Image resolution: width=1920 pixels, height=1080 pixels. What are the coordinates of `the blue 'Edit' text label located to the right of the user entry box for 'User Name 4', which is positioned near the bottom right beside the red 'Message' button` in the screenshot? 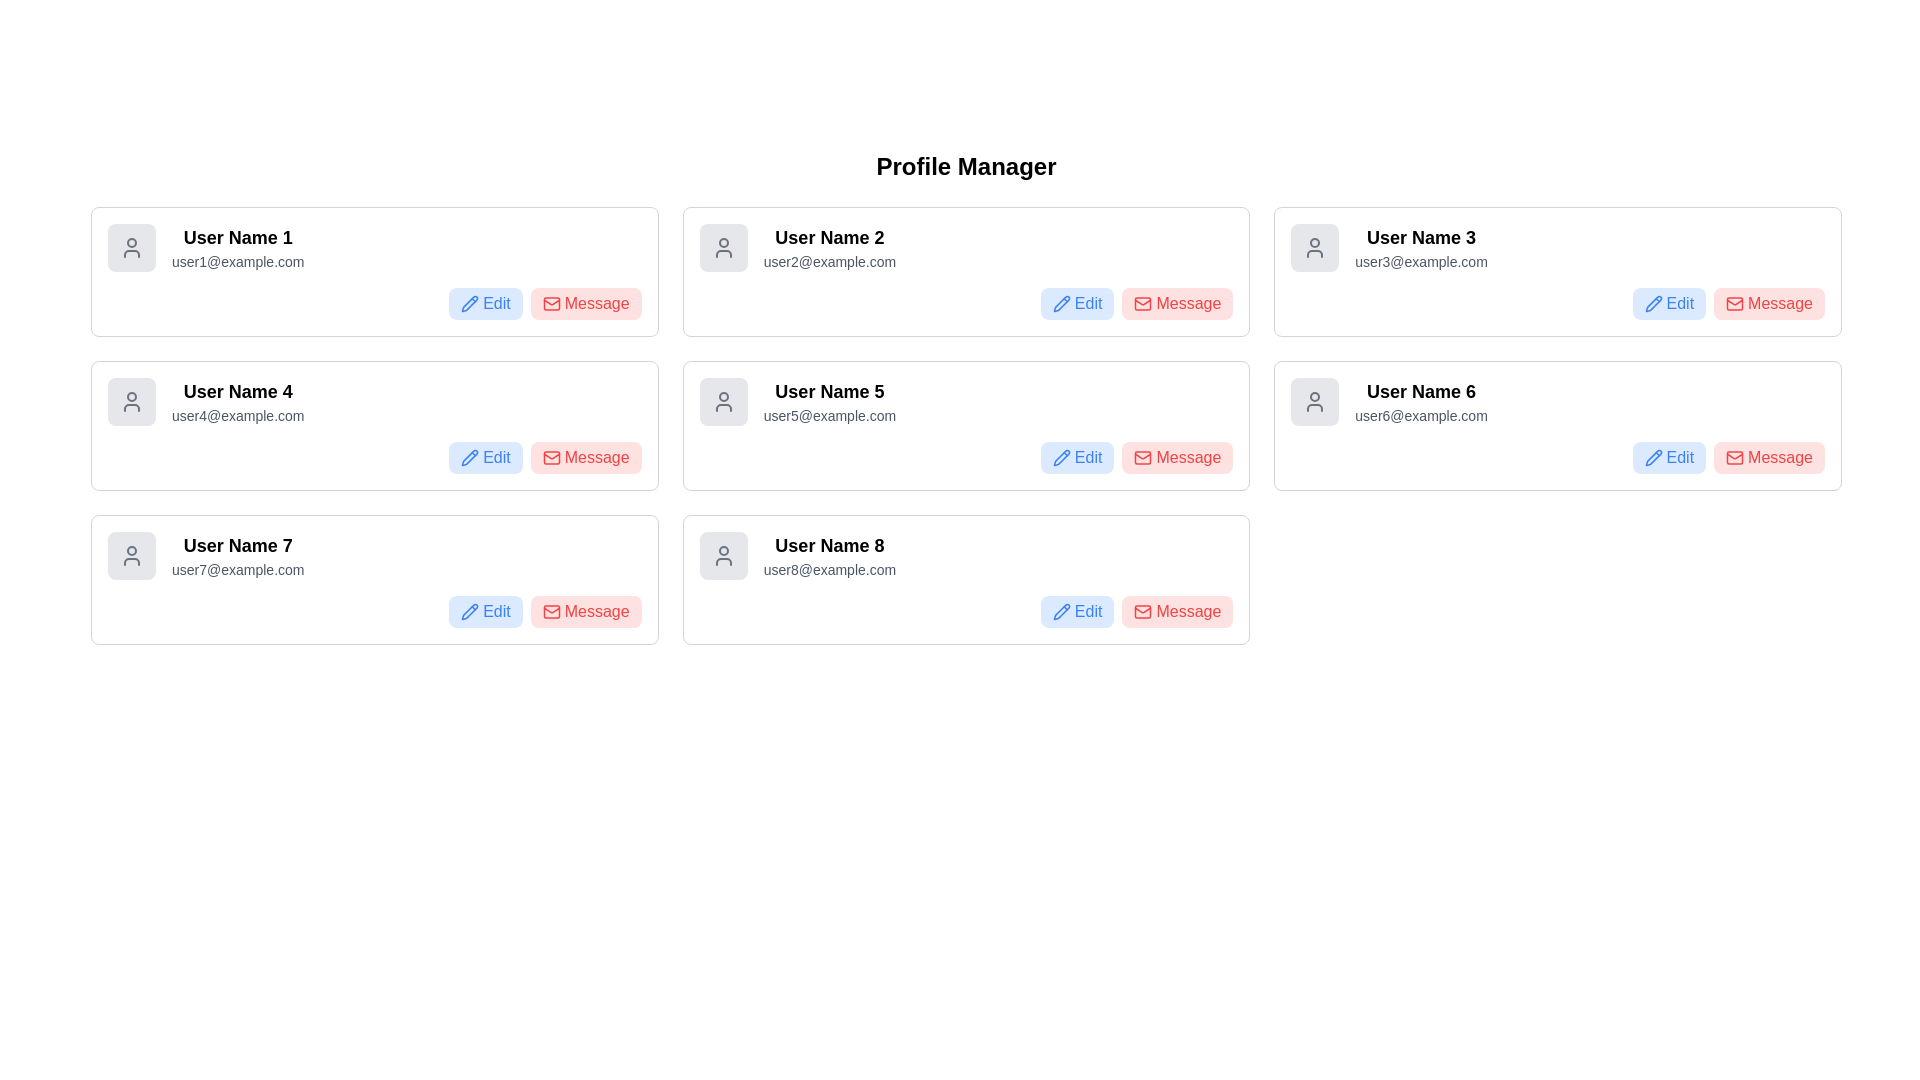 It's located at (496, 458).